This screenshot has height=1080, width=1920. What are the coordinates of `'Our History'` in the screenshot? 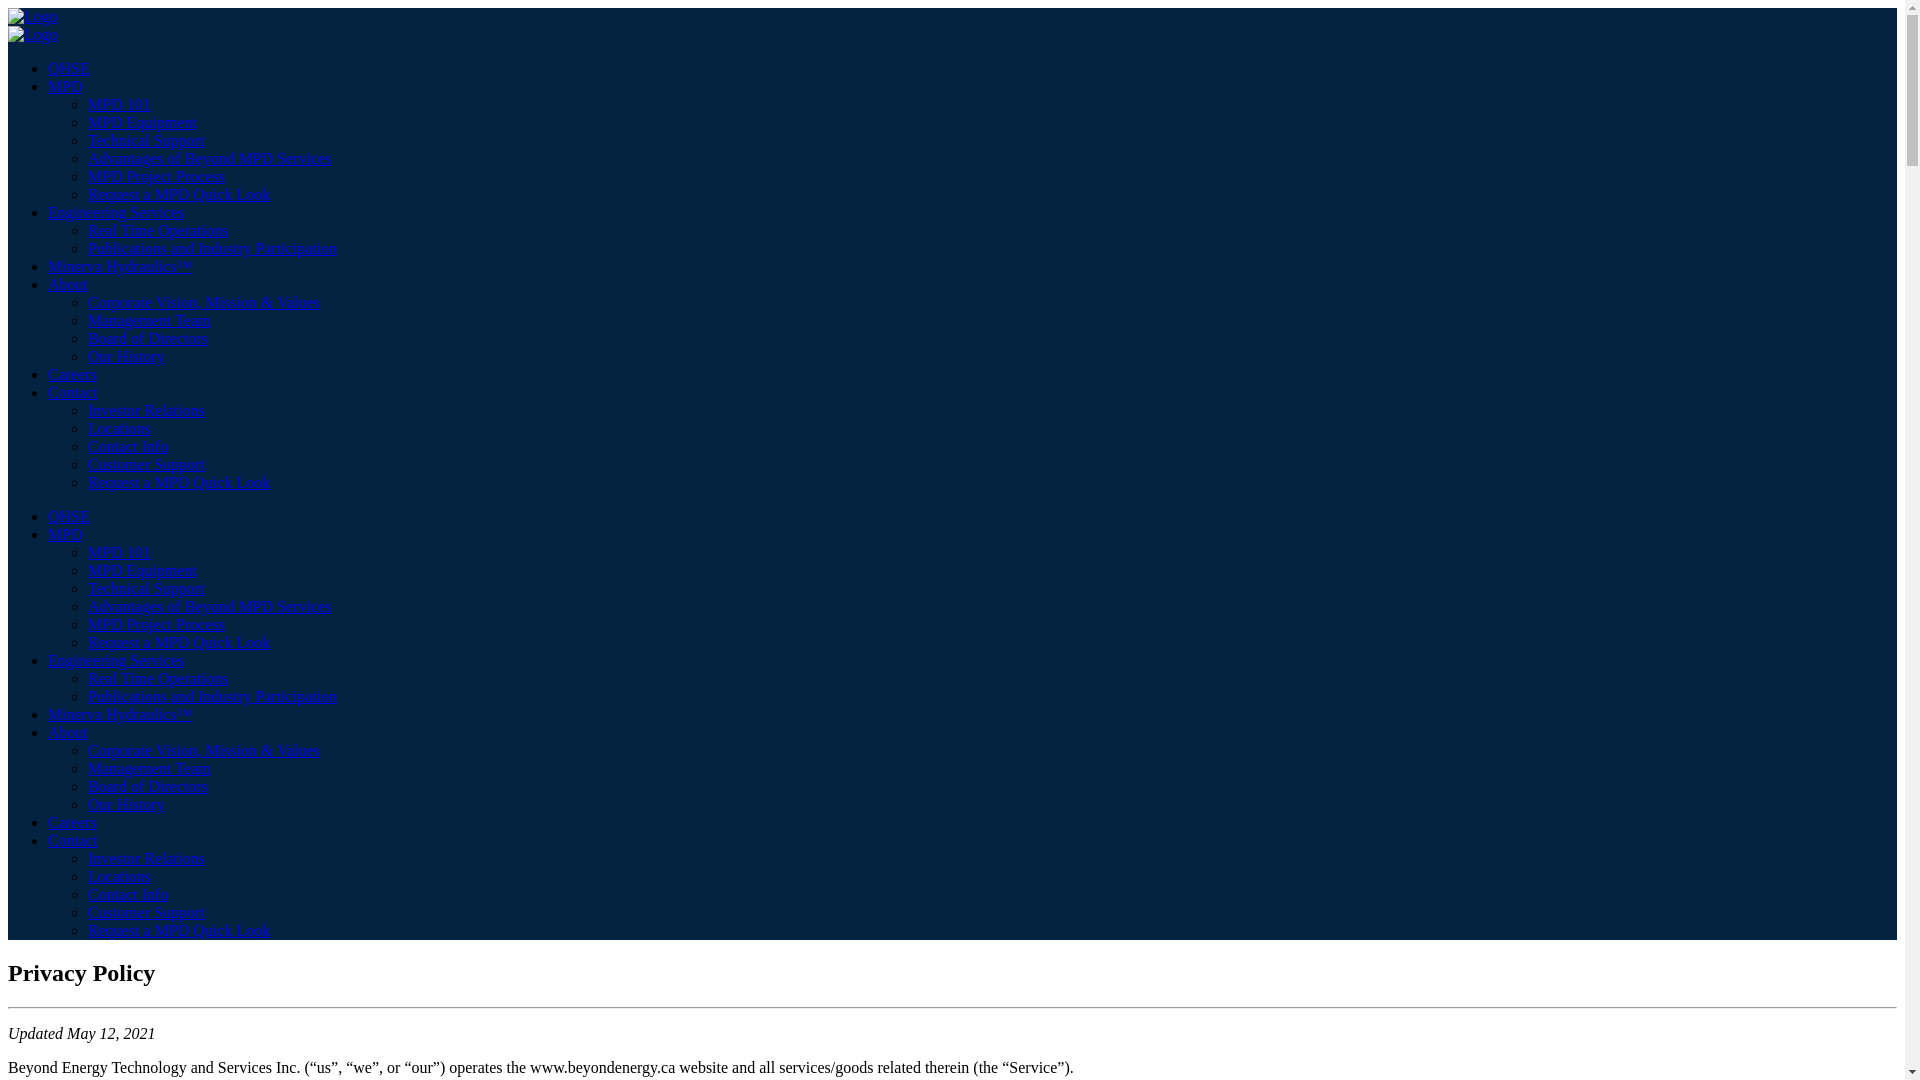 It's located at (125, 803).